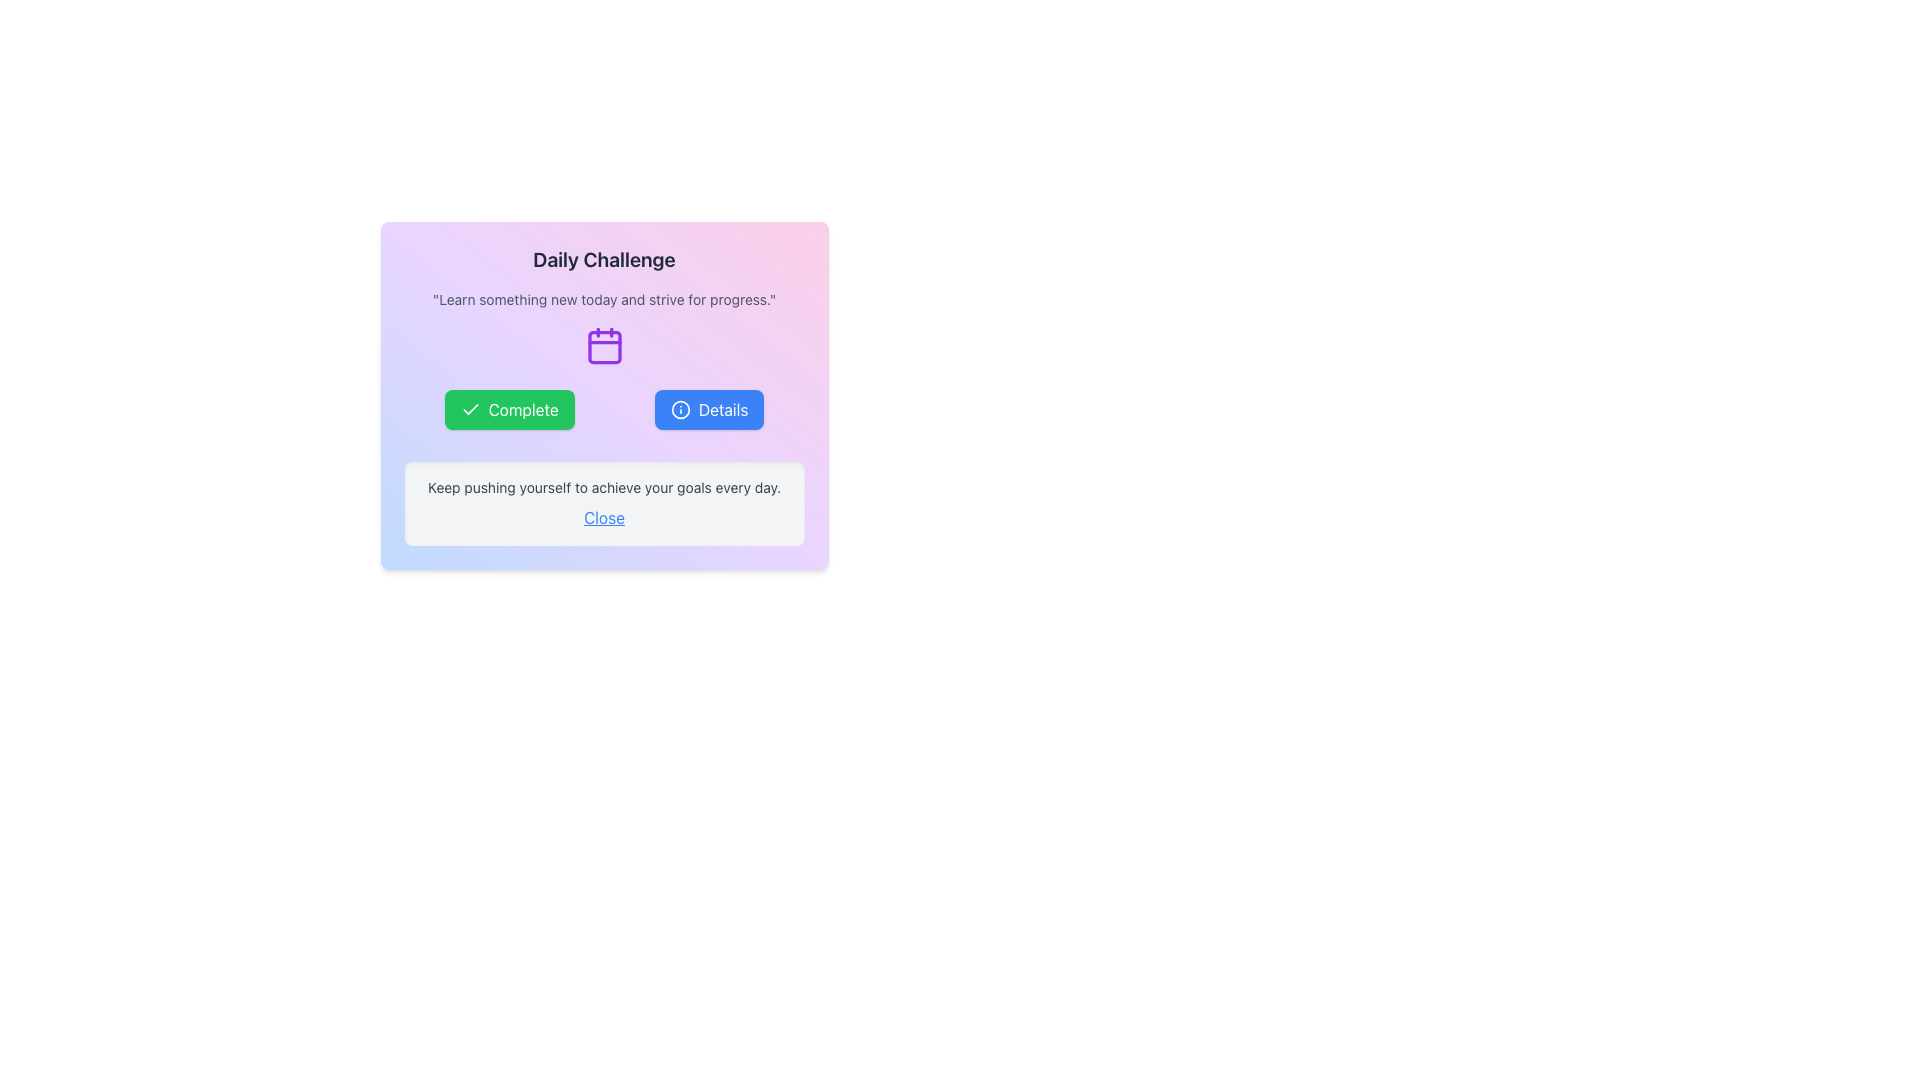 The height and width of the screenshot is (1080, 1920). I want to click on the green checkmark icon on the left side of the 'Complete' button, which has a green background and white text, located beneath the 'Daily Challenge' header, so click(469, 408).